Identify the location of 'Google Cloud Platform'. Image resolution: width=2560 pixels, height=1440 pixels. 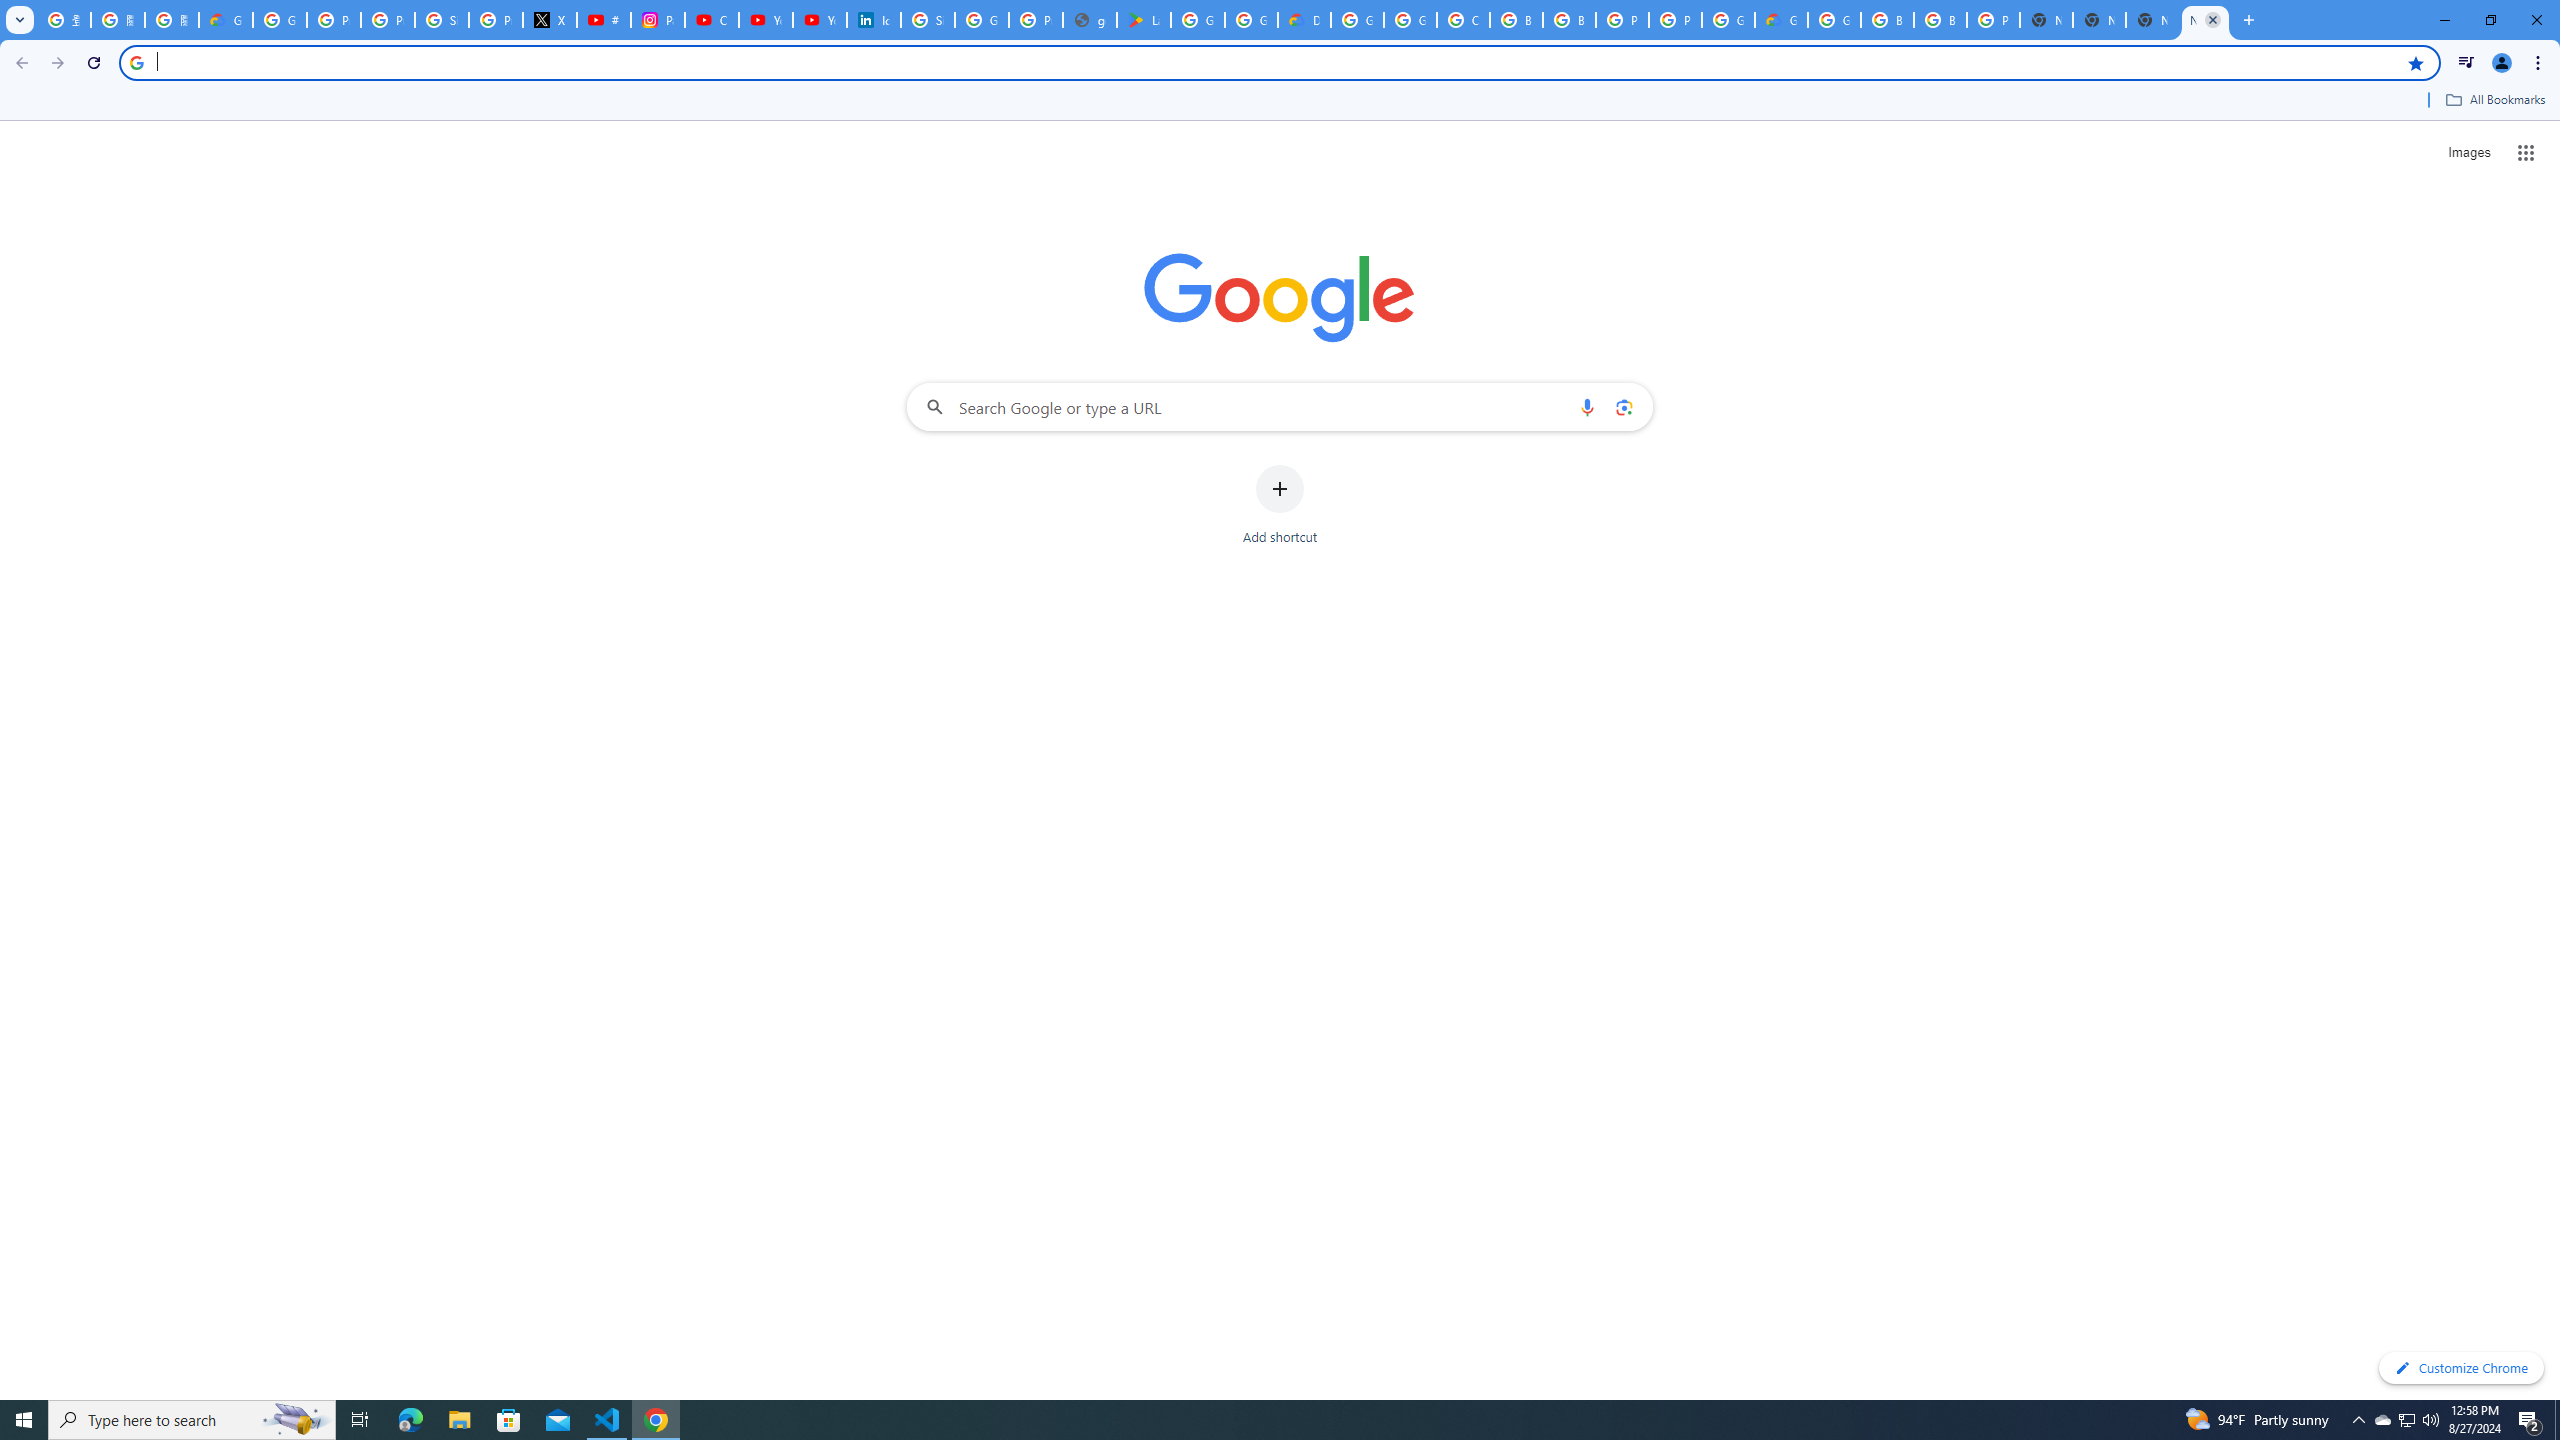
(1834, 19).